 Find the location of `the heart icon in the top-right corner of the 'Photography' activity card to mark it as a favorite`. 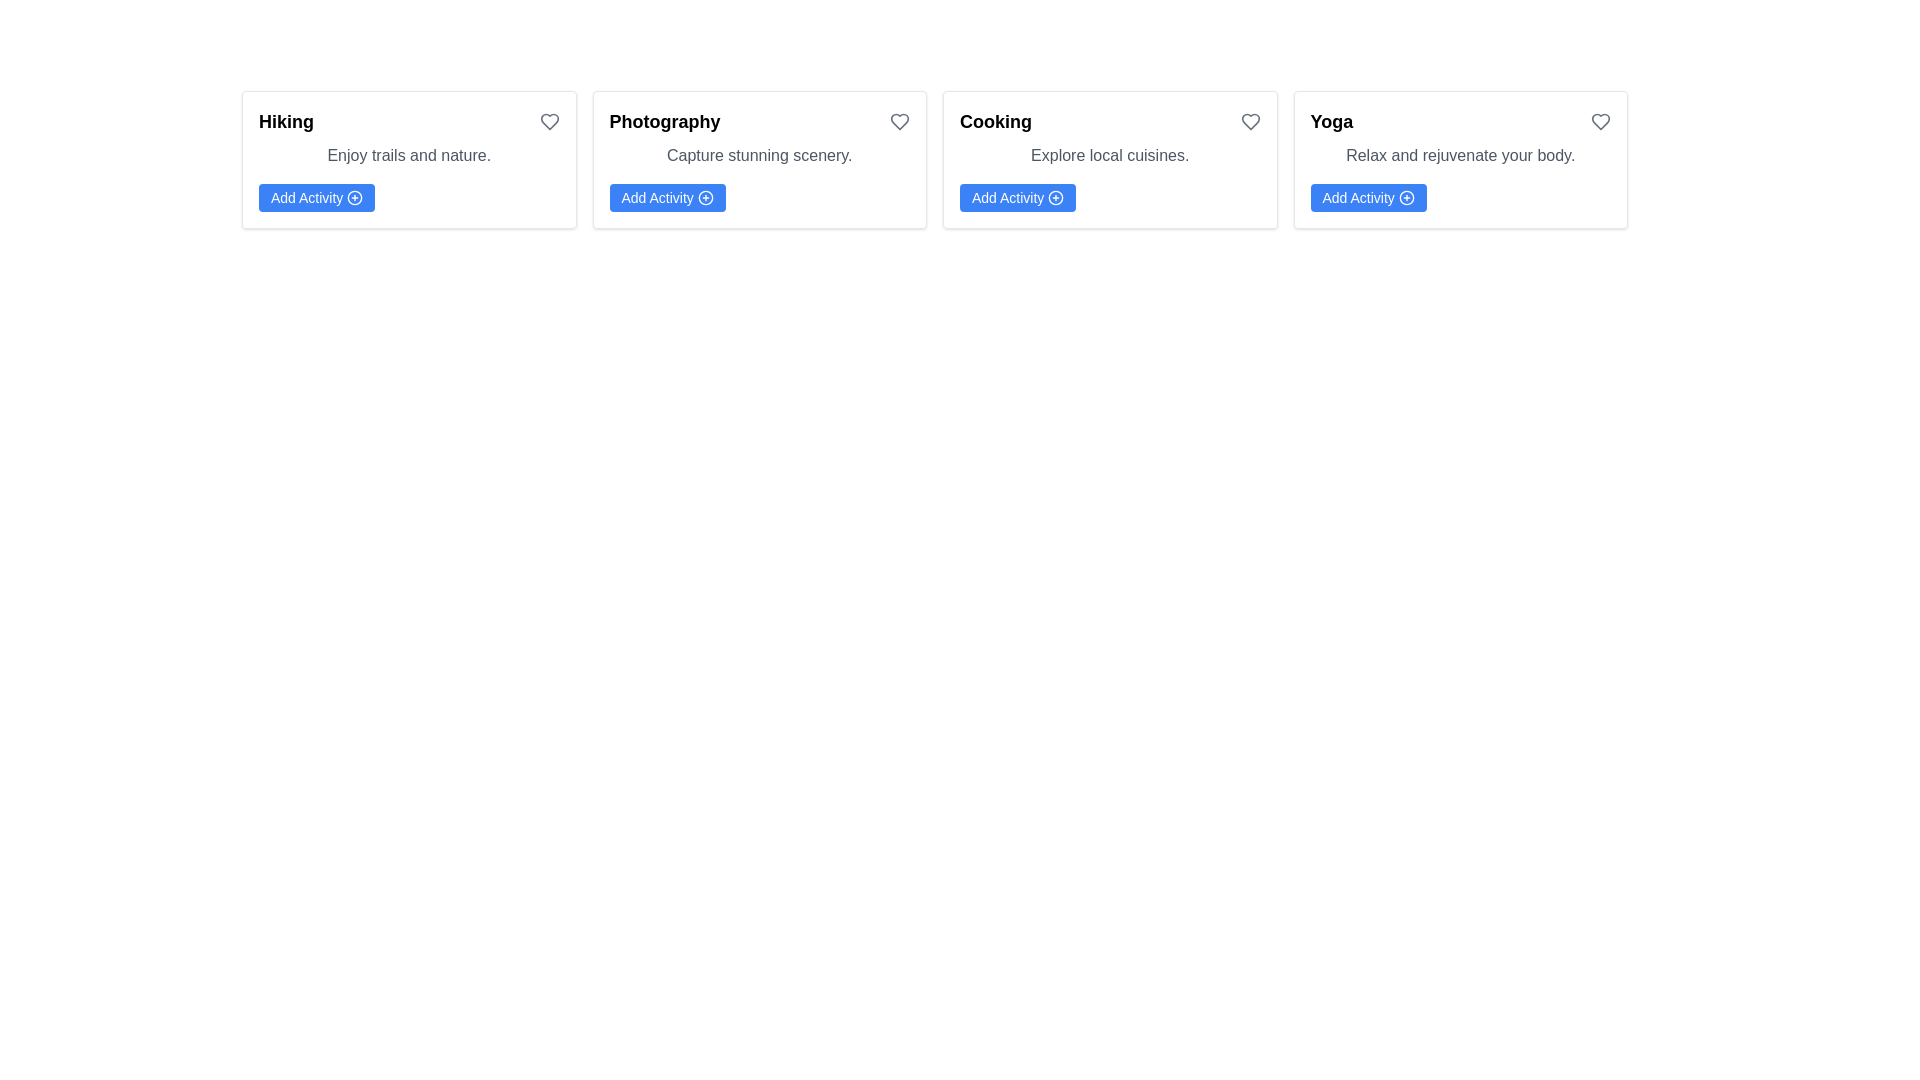

the heart icon in the top-right corner of the 'Photography' activity card to mark it as a favorite is located at coordinates (899, 122).